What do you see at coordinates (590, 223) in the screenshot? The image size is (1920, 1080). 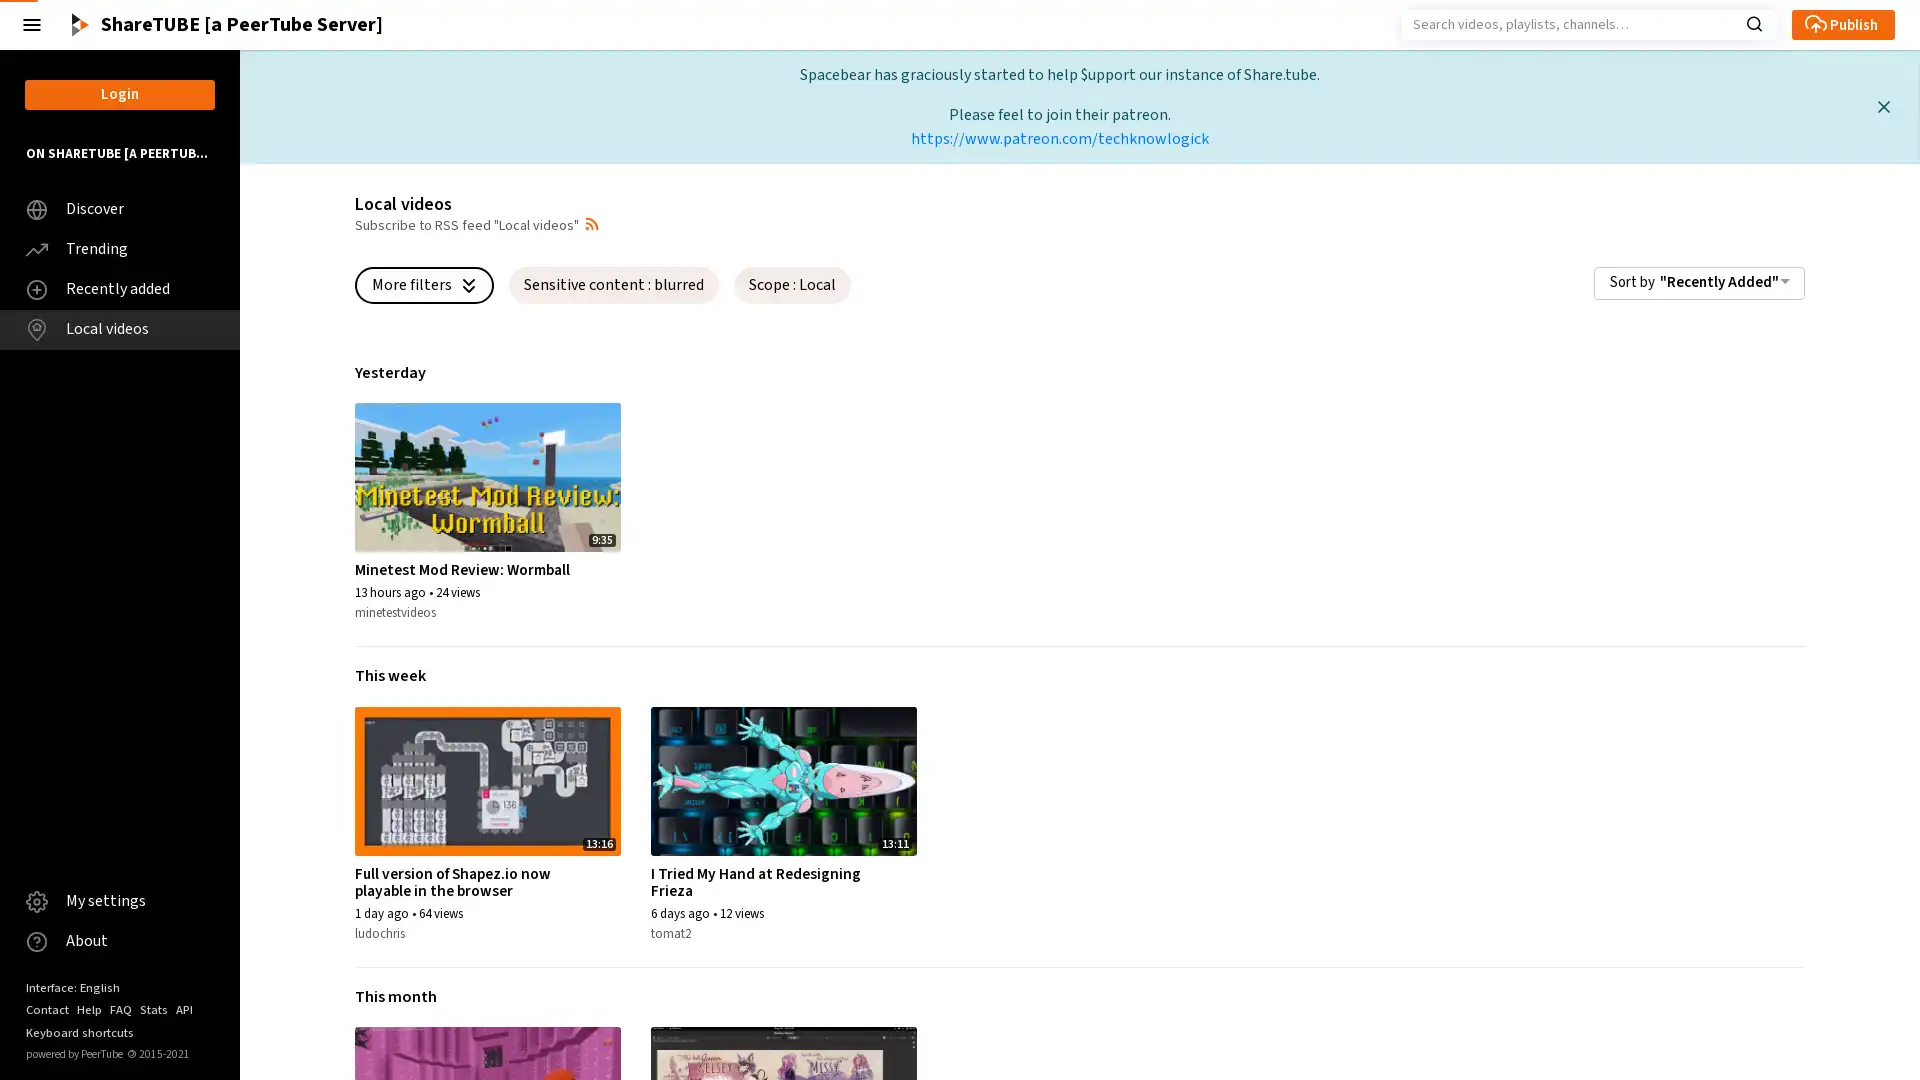 I see `Open syndication dropdown` at bounding box center [590, 223].